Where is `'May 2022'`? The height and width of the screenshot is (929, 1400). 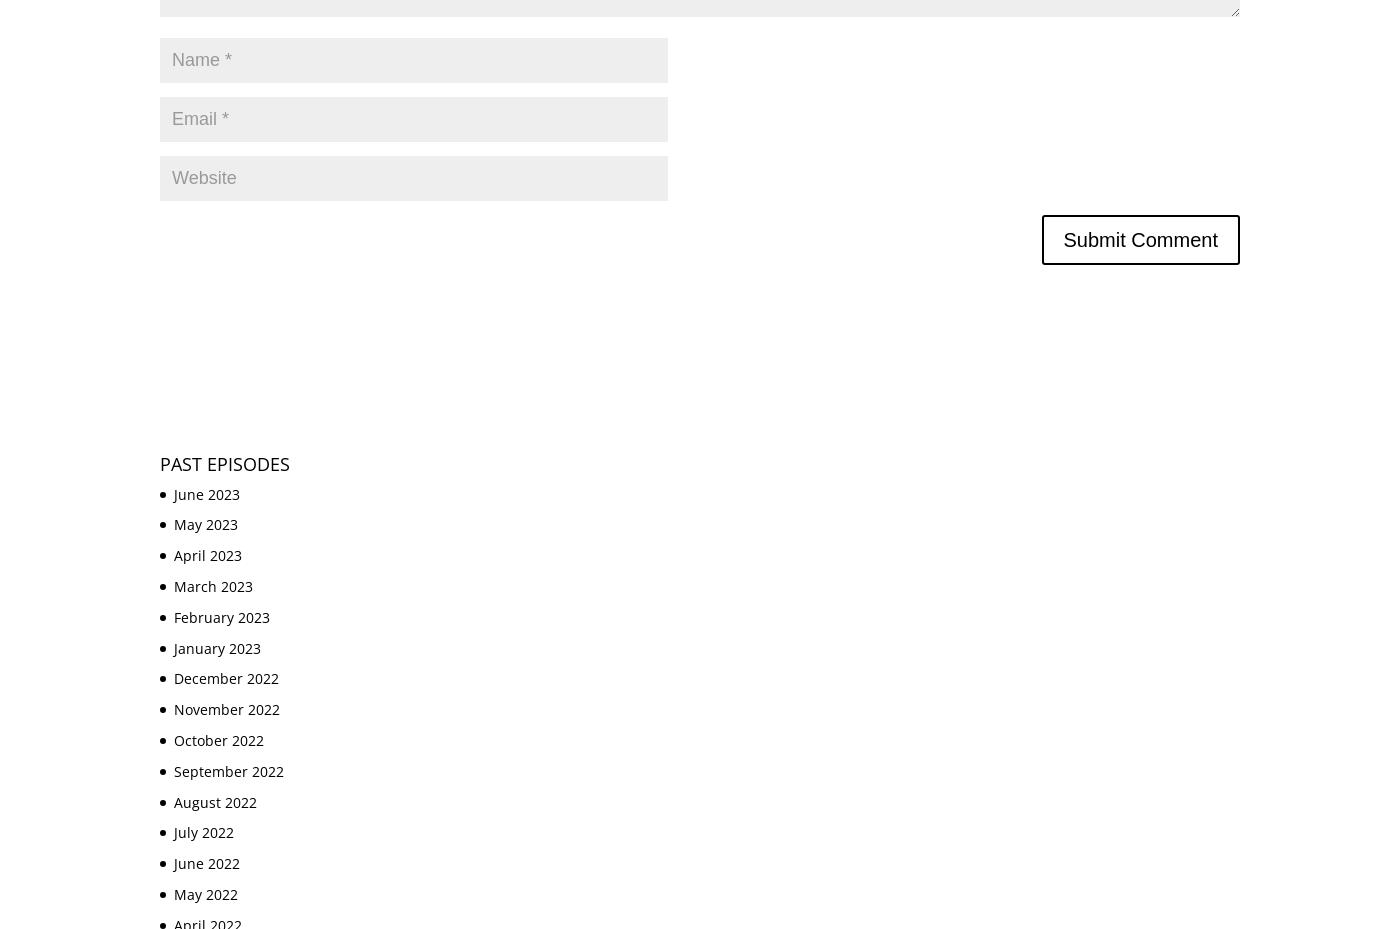
'May 2022' is located at coordinates (205, 894).